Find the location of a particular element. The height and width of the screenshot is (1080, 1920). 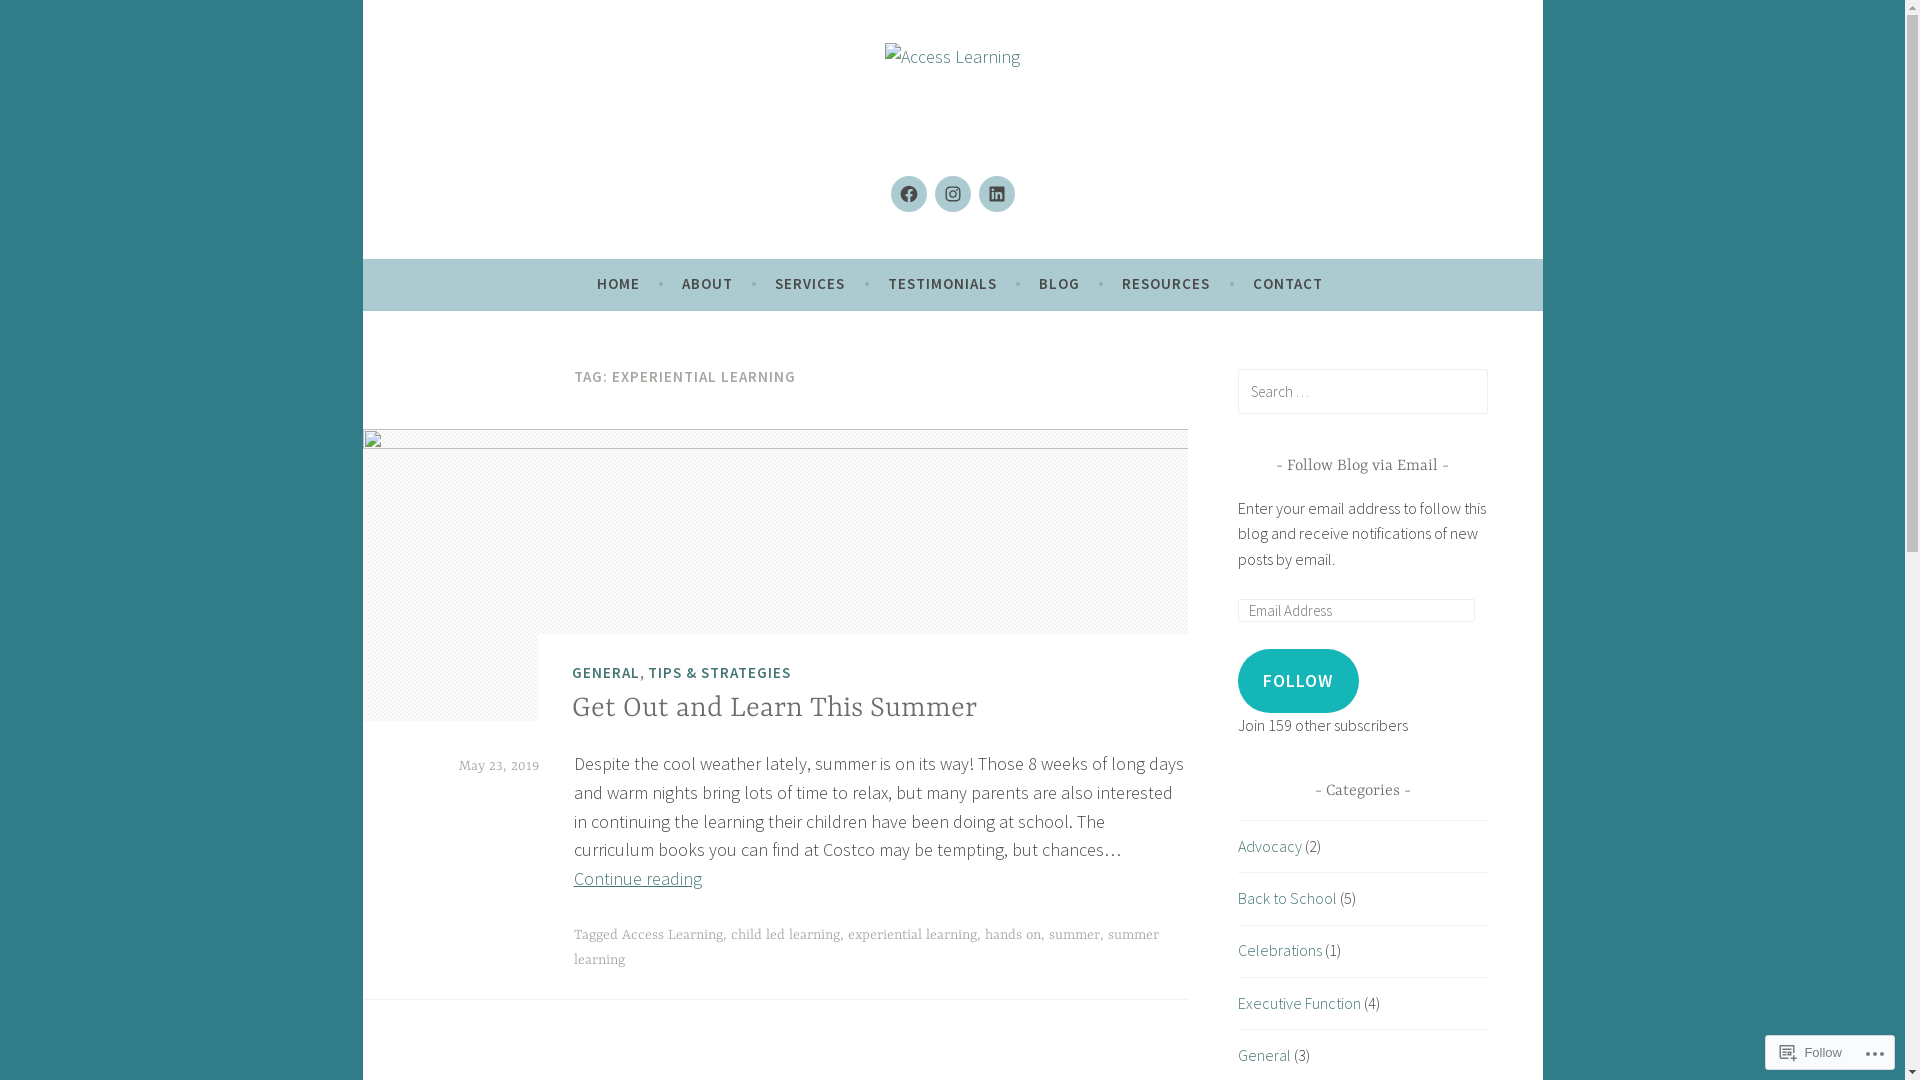

'HOME' is located at coordinates (617, 284).